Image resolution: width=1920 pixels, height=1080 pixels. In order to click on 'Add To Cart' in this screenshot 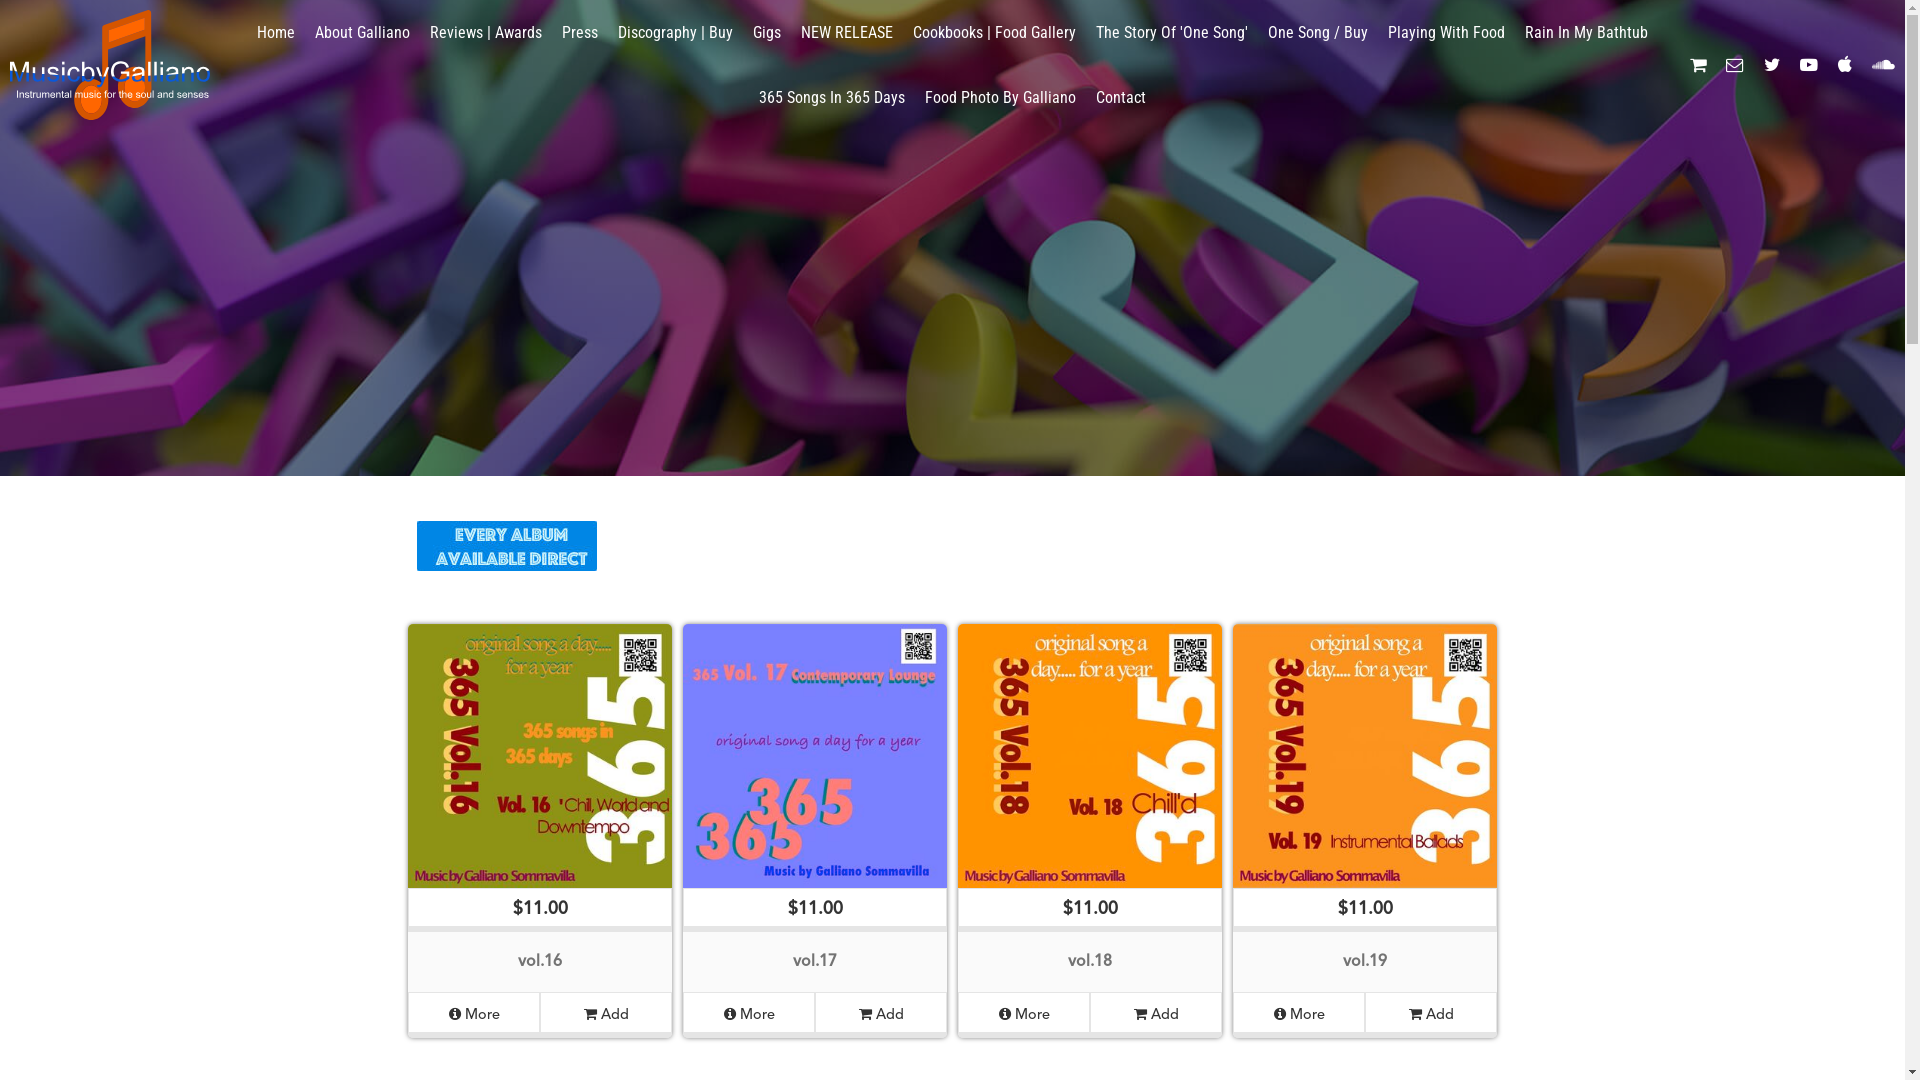, I will do `click(42, 9)`.